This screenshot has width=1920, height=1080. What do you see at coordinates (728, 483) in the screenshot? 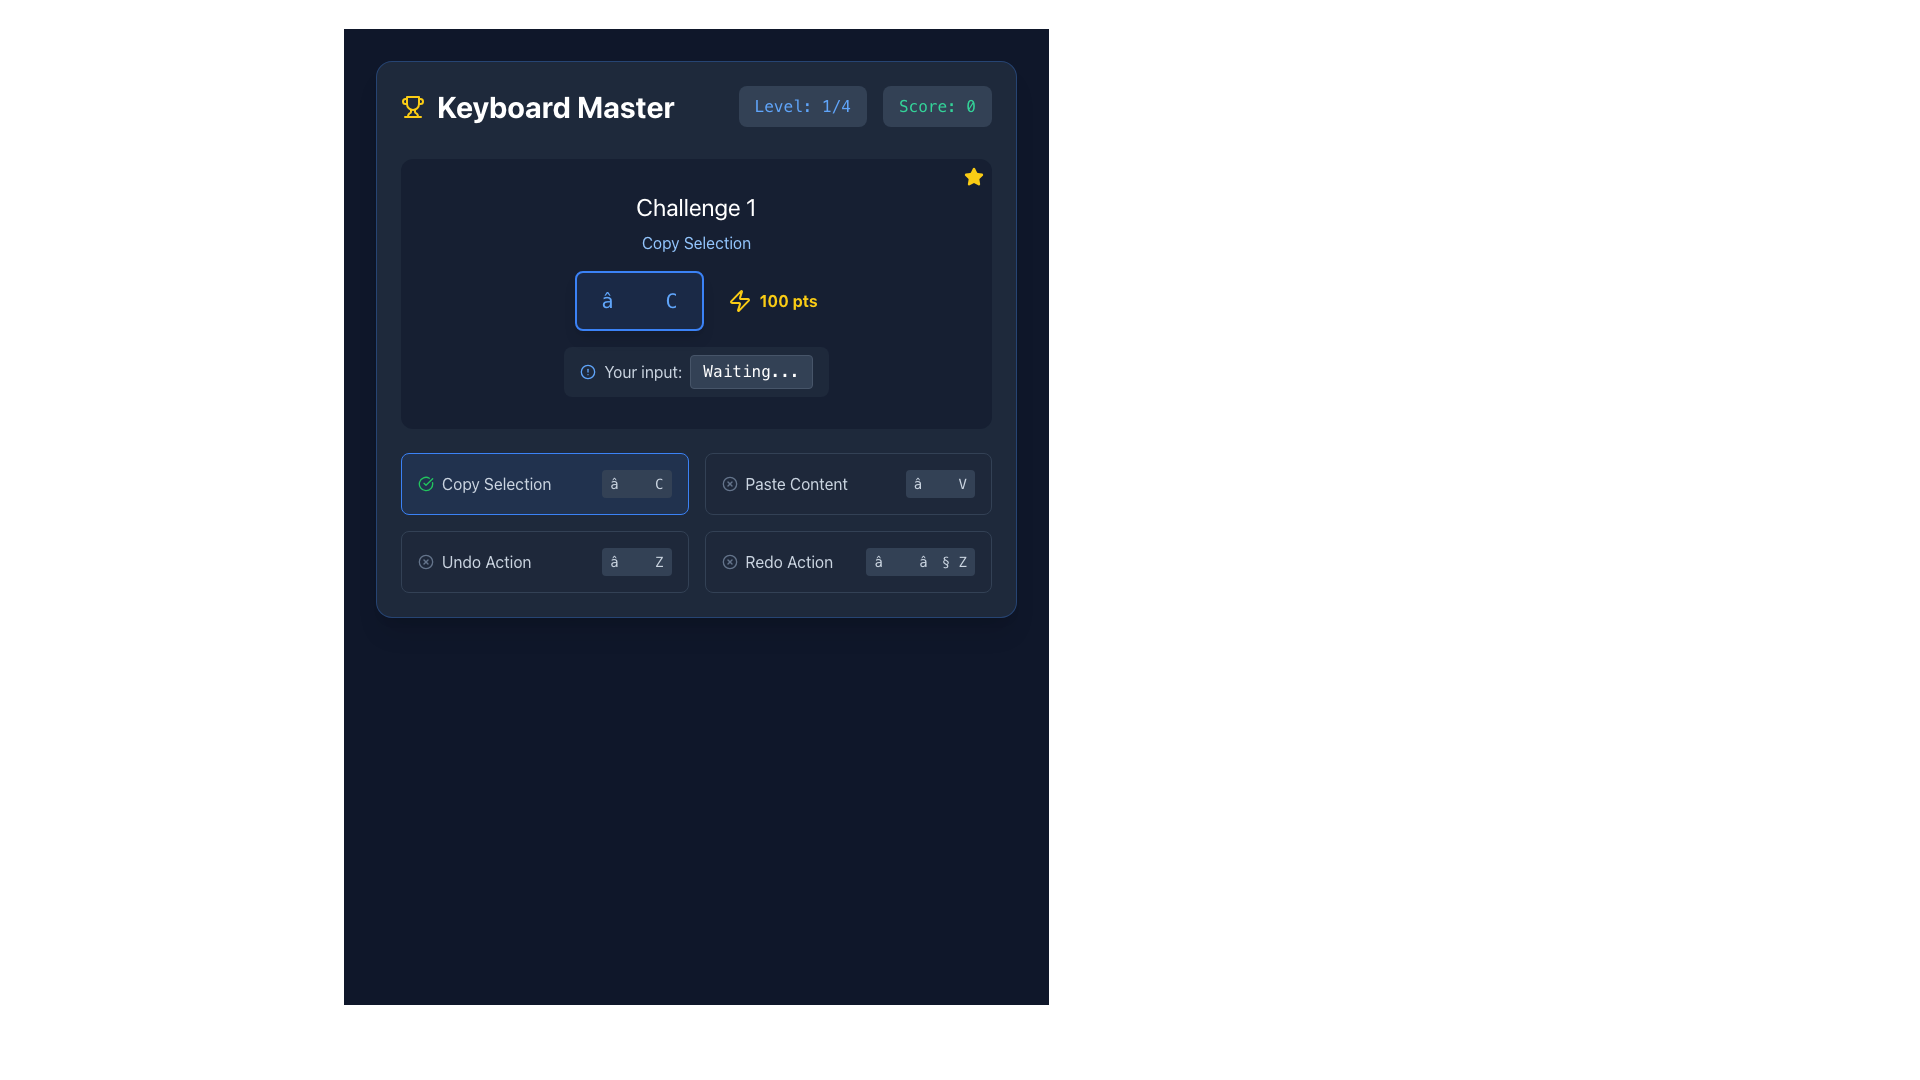
I see `the circular graphic element with a radius of 10px, styled with slate gray color, located in the top-right corner of the interface inside an SVG` at bounding box center [728, 483].